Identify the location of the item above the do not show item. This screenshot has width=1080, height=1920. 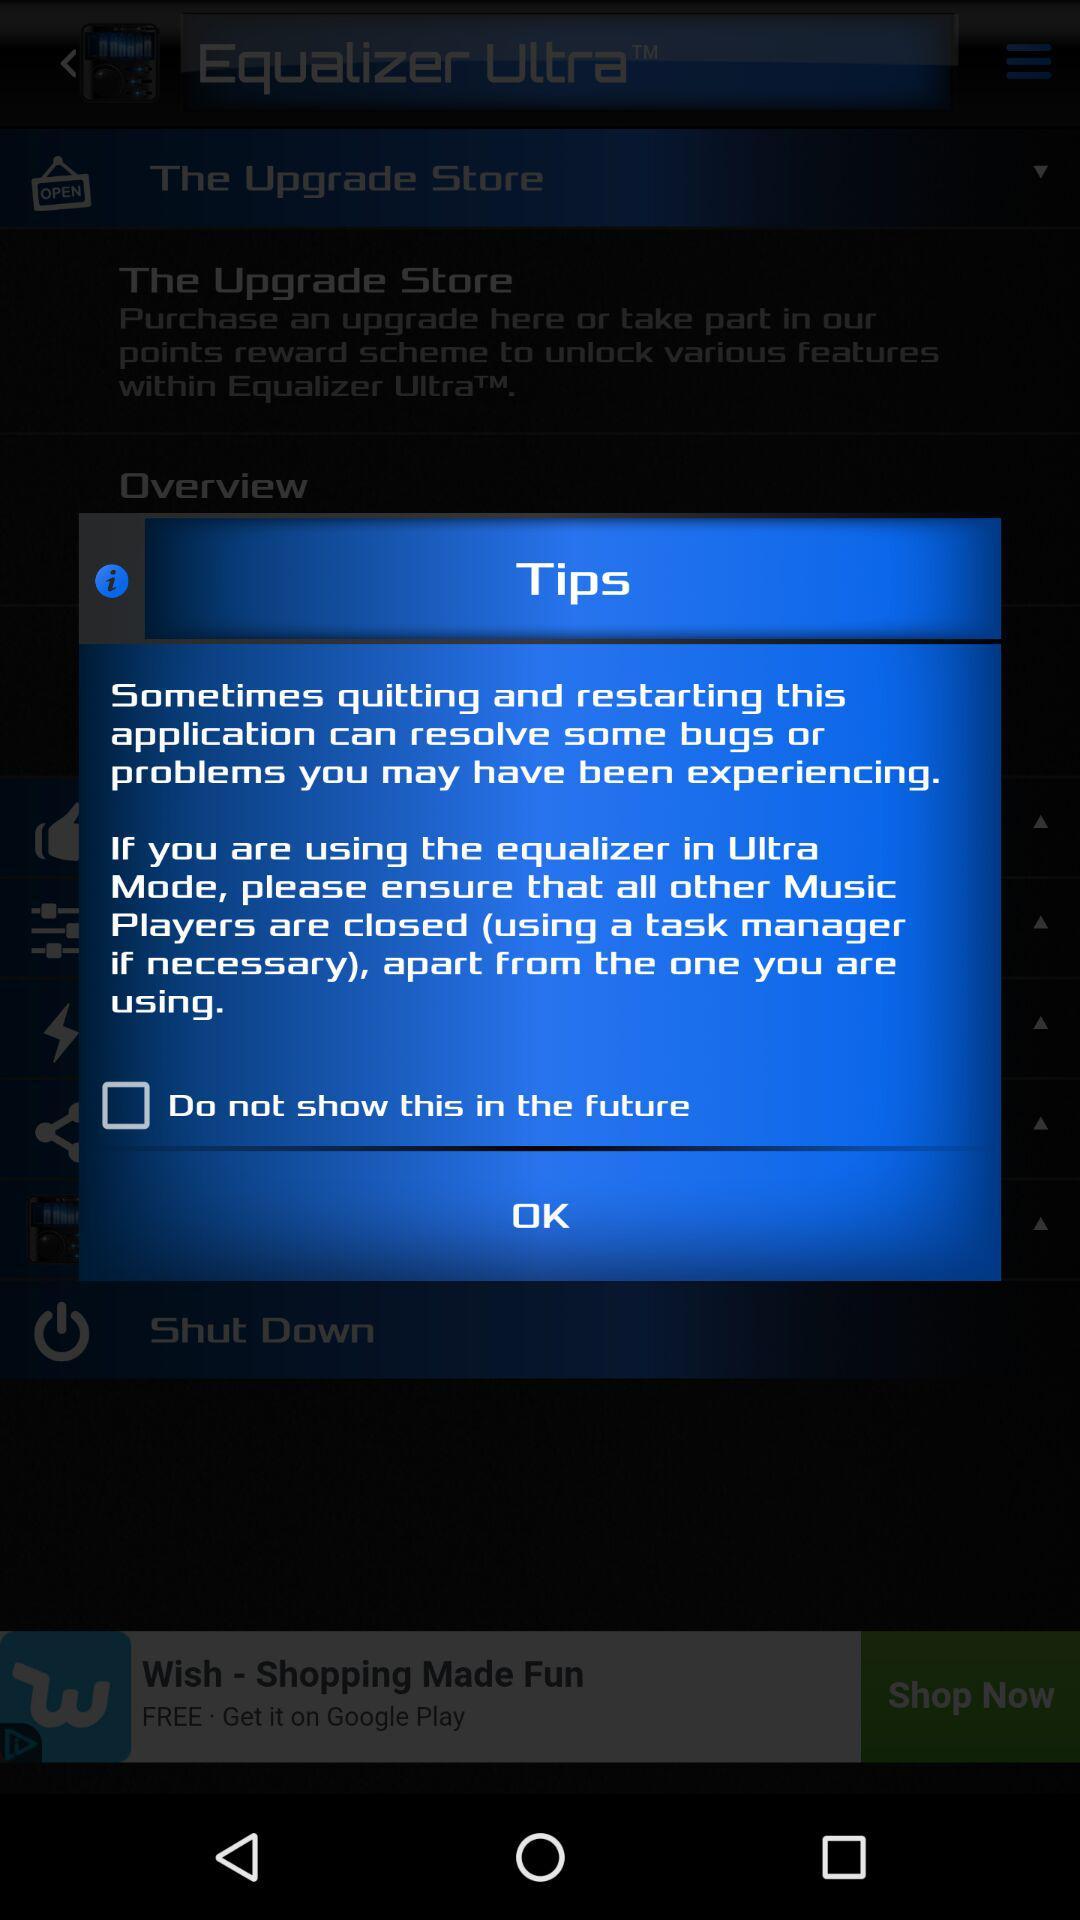
(540, 854).